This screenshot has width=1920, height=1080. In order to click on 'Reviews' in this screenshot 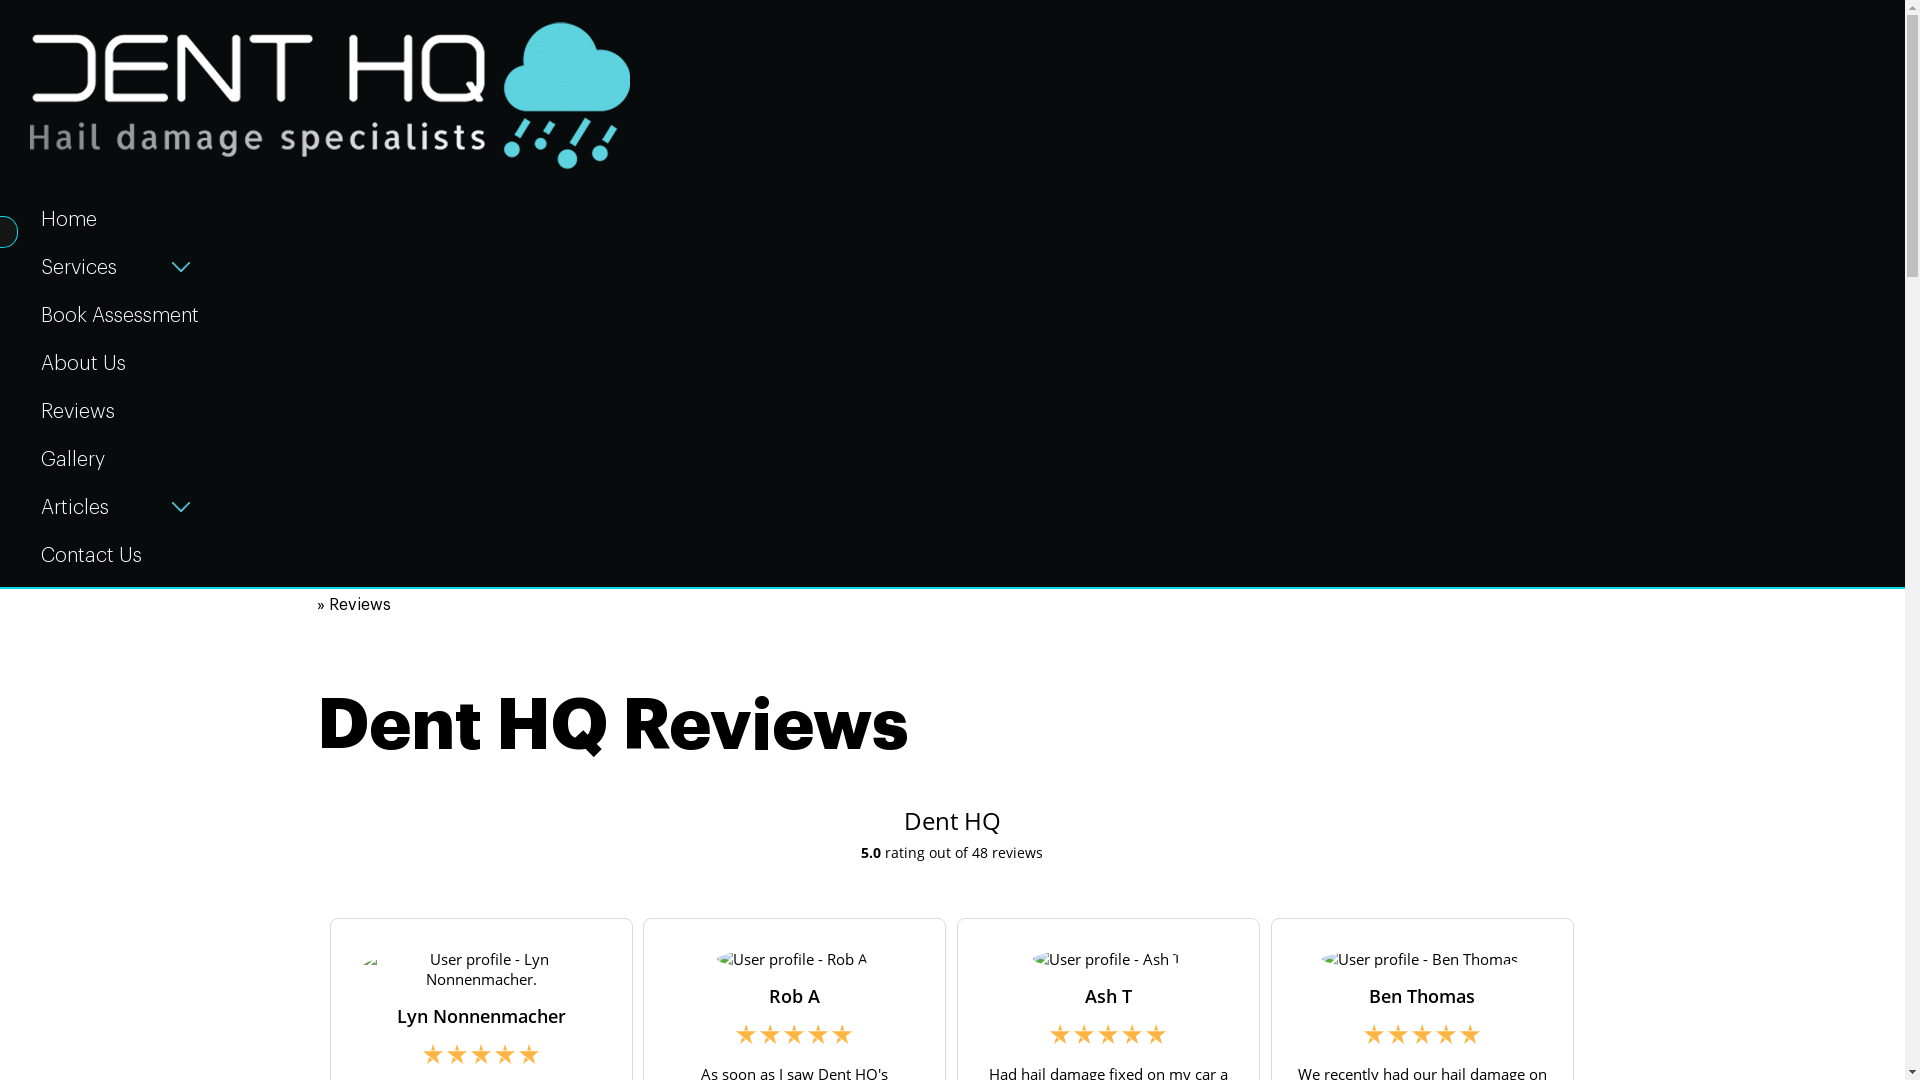, I will do `click(119, 407)`.